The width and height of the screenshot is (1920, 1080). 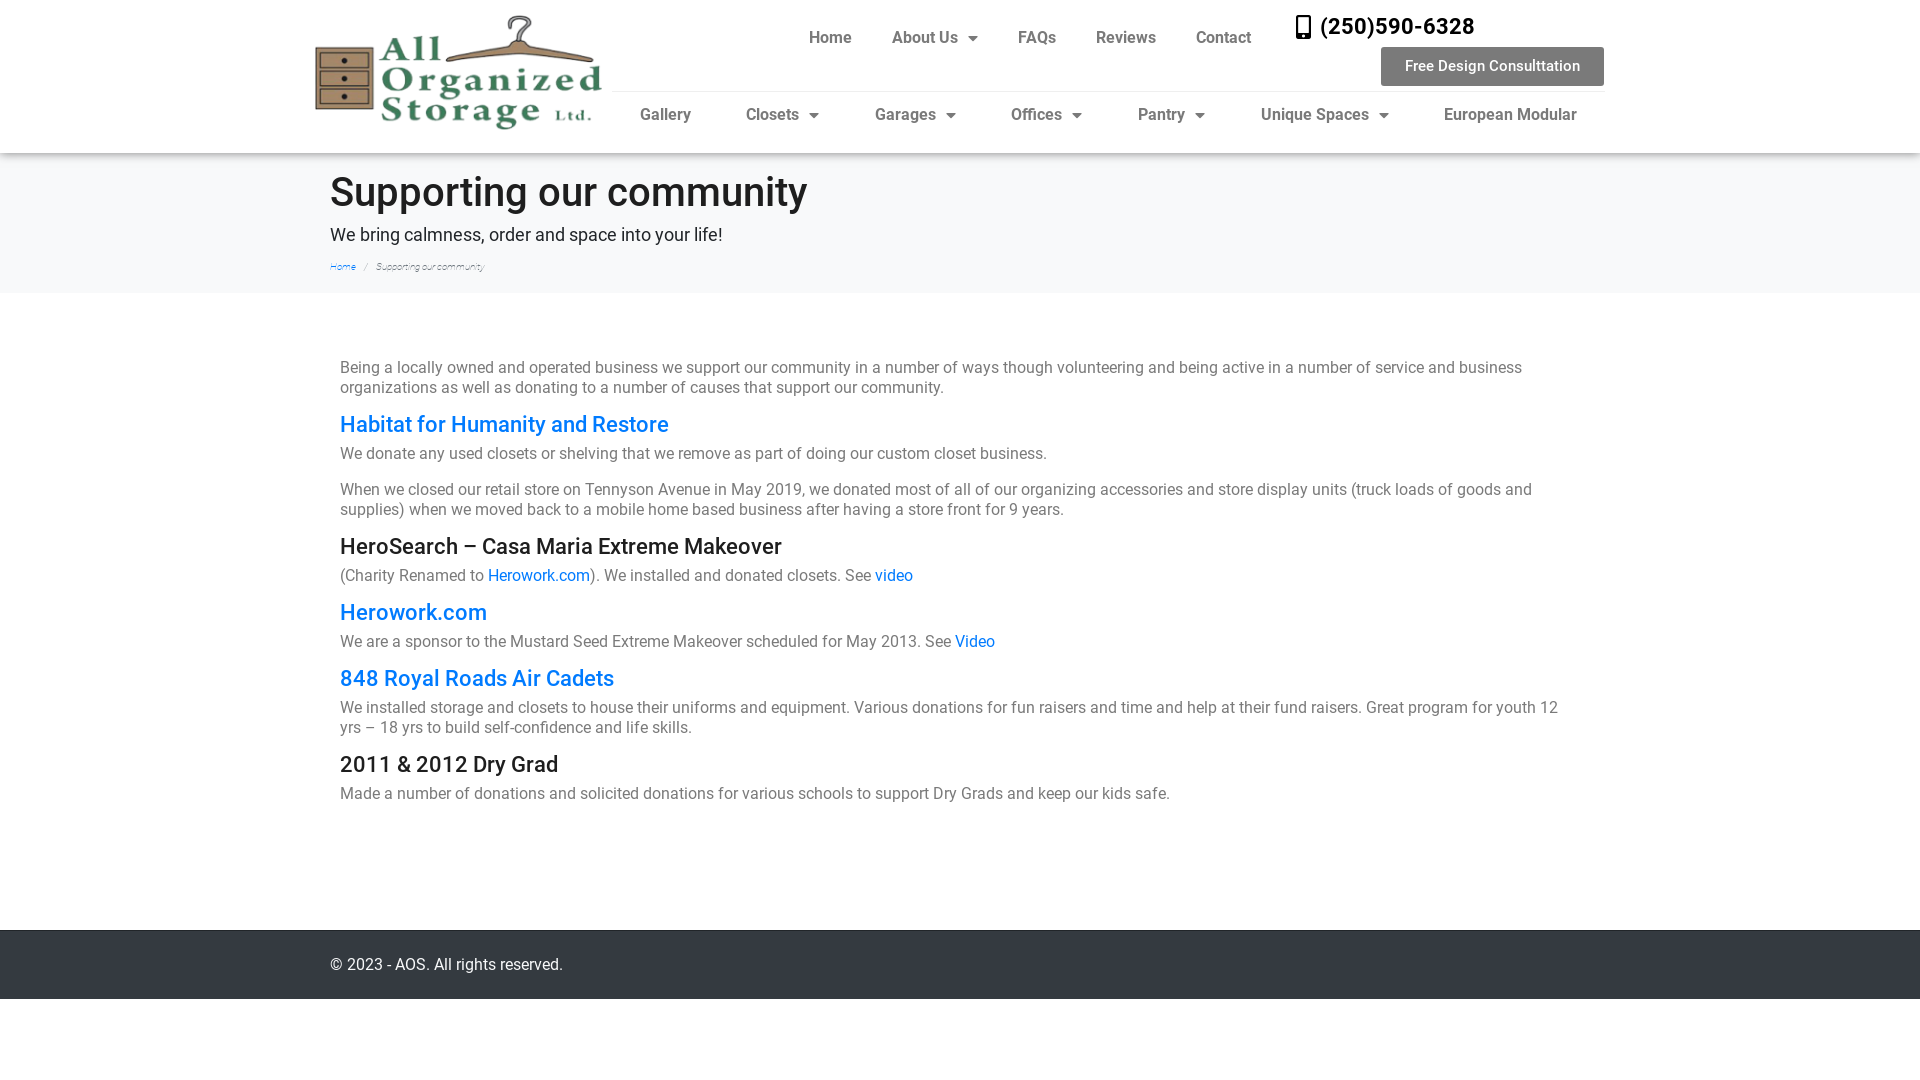 I want to click on 'FAQs', so click(x=1036, y=38).